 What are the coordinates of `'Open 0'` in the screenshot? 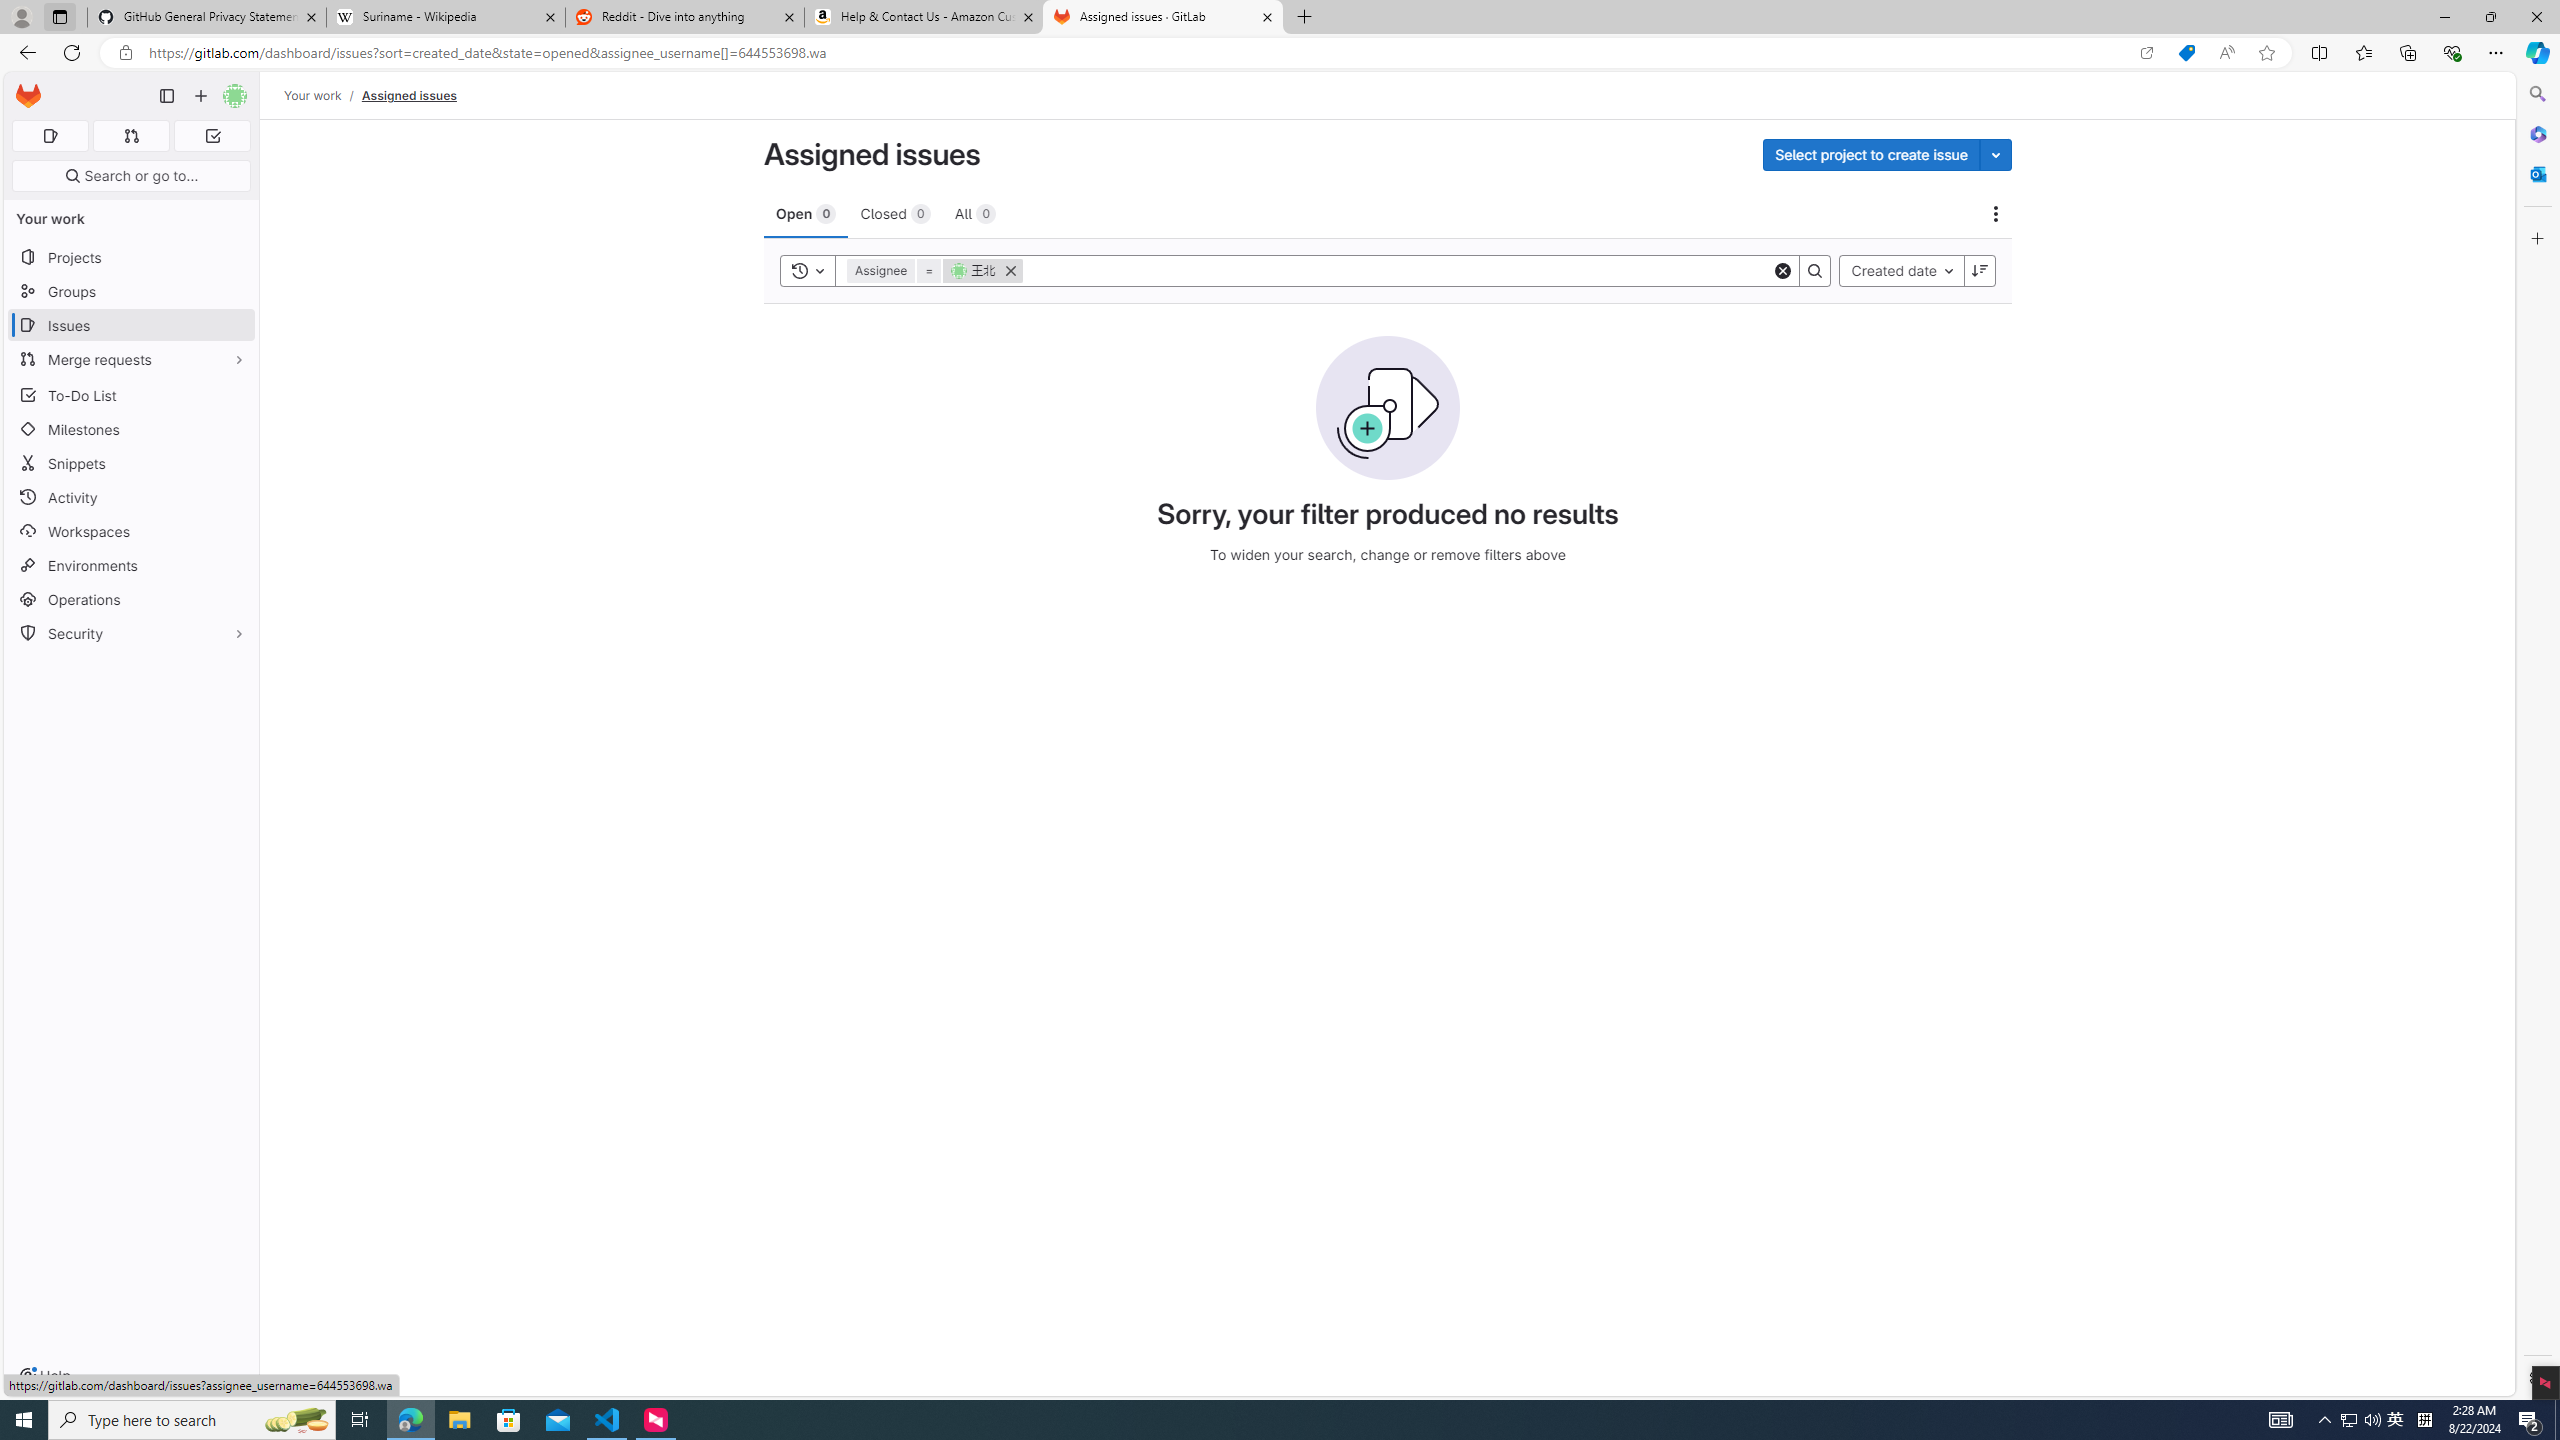 It's located at (806, 212).